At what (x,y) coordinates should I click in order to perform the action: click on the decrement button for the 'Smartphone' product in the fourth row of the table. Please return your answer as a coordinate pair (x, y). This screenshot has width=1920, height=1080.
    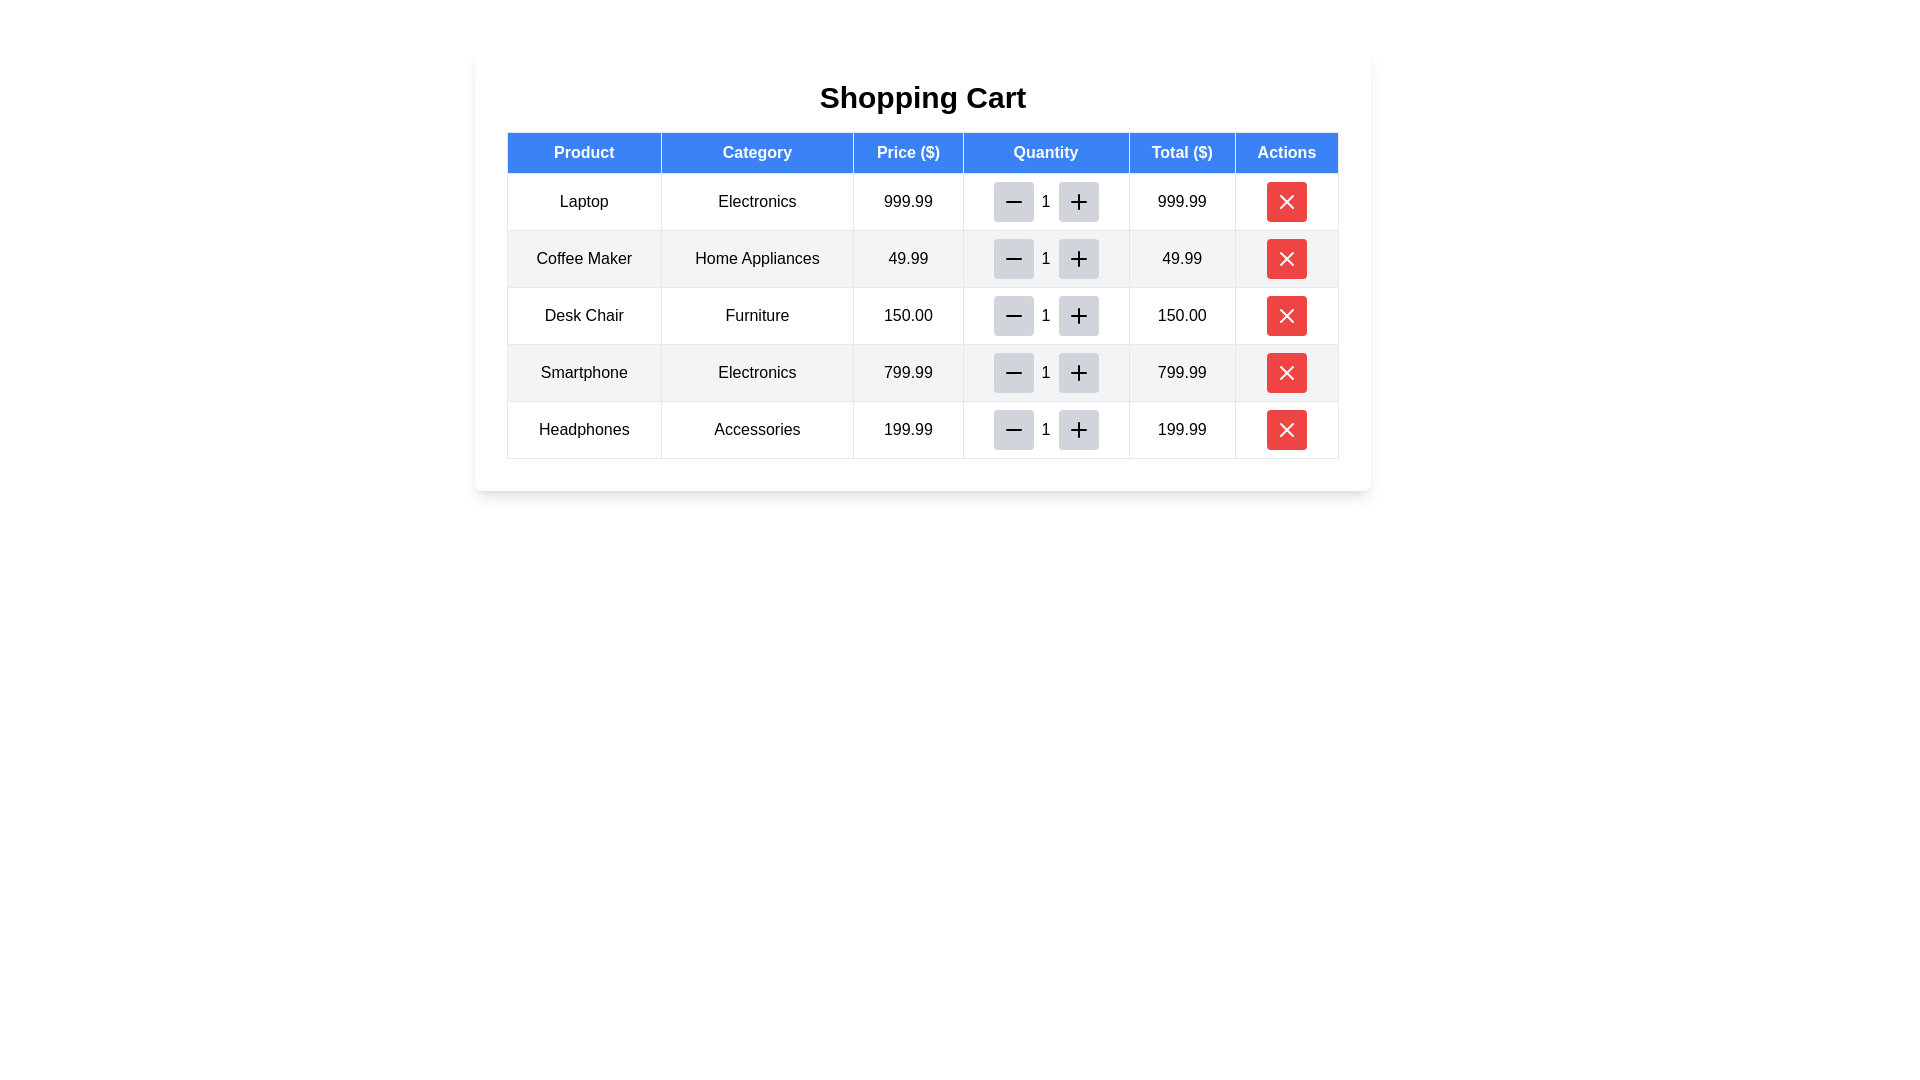
    Looking at the image, I should click on (1013, 373).